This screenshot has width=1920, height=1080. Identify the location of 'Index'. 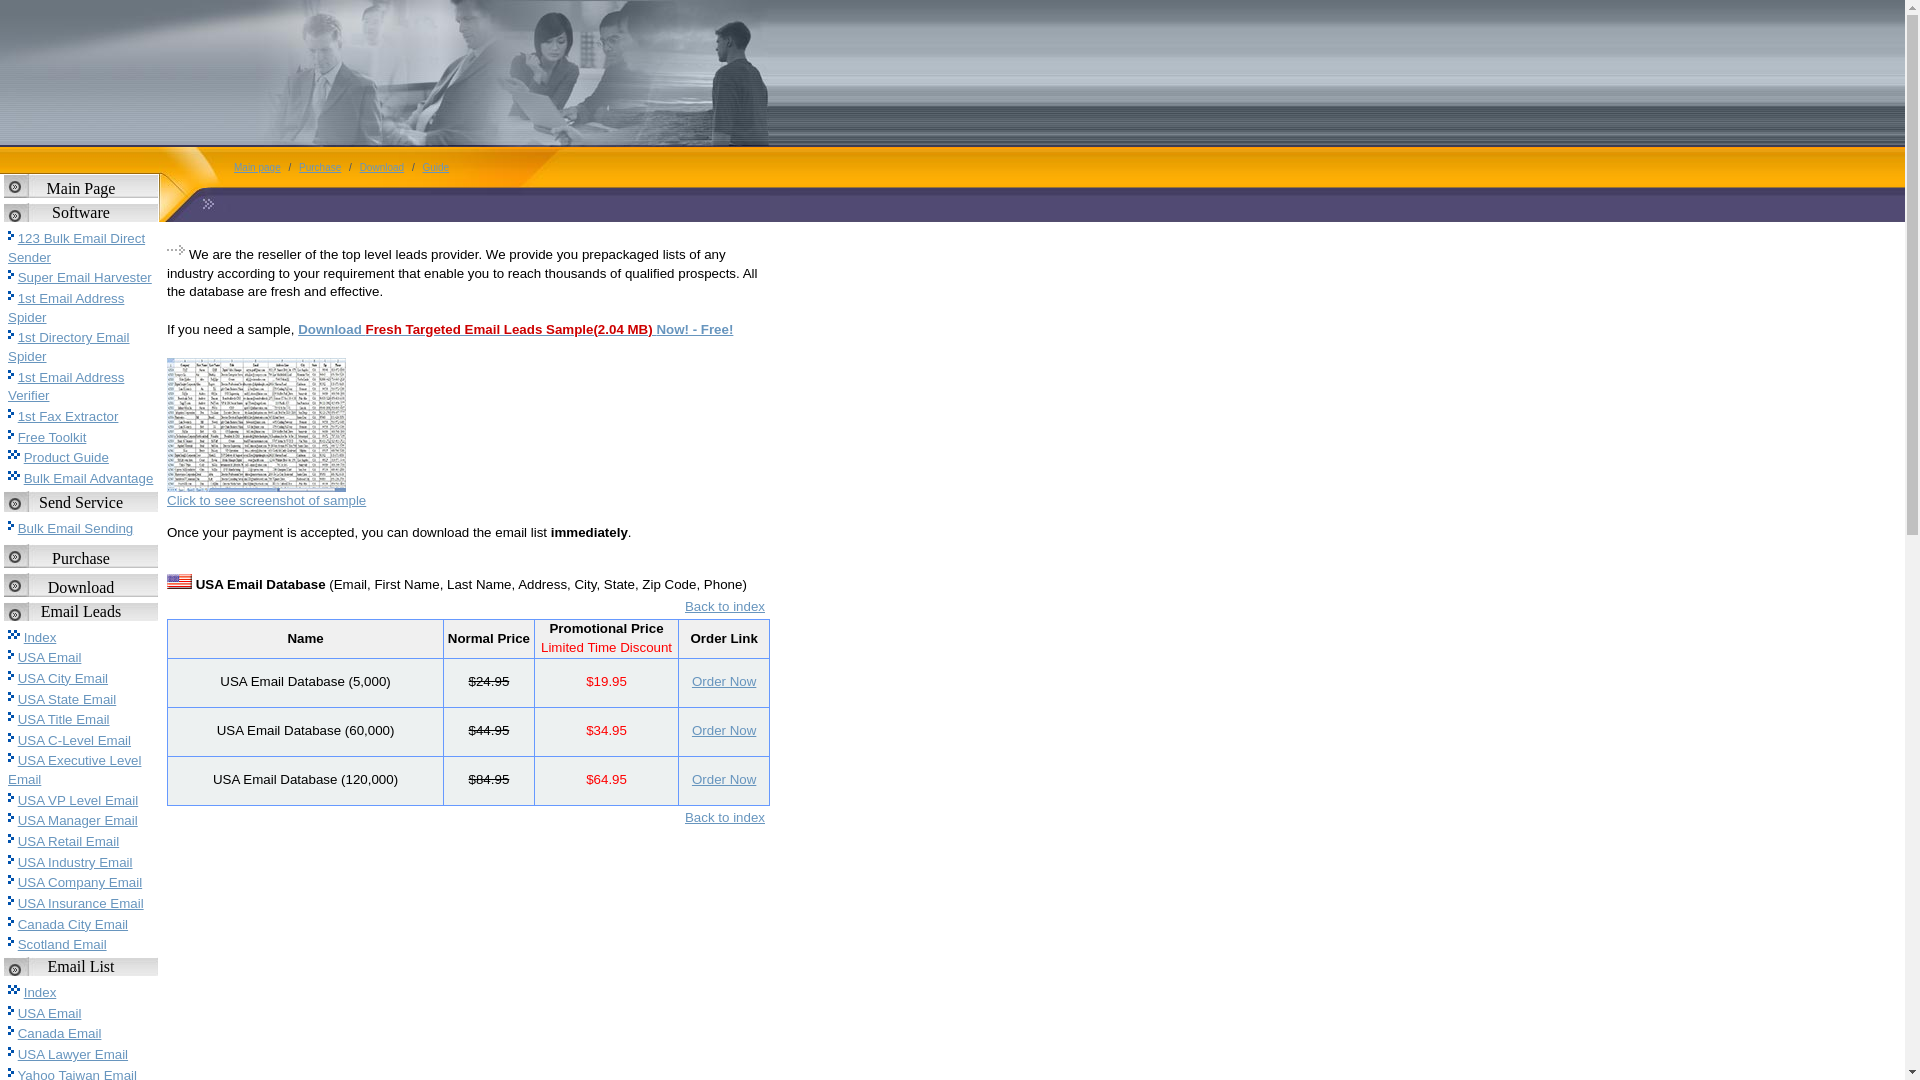
(40, 637).